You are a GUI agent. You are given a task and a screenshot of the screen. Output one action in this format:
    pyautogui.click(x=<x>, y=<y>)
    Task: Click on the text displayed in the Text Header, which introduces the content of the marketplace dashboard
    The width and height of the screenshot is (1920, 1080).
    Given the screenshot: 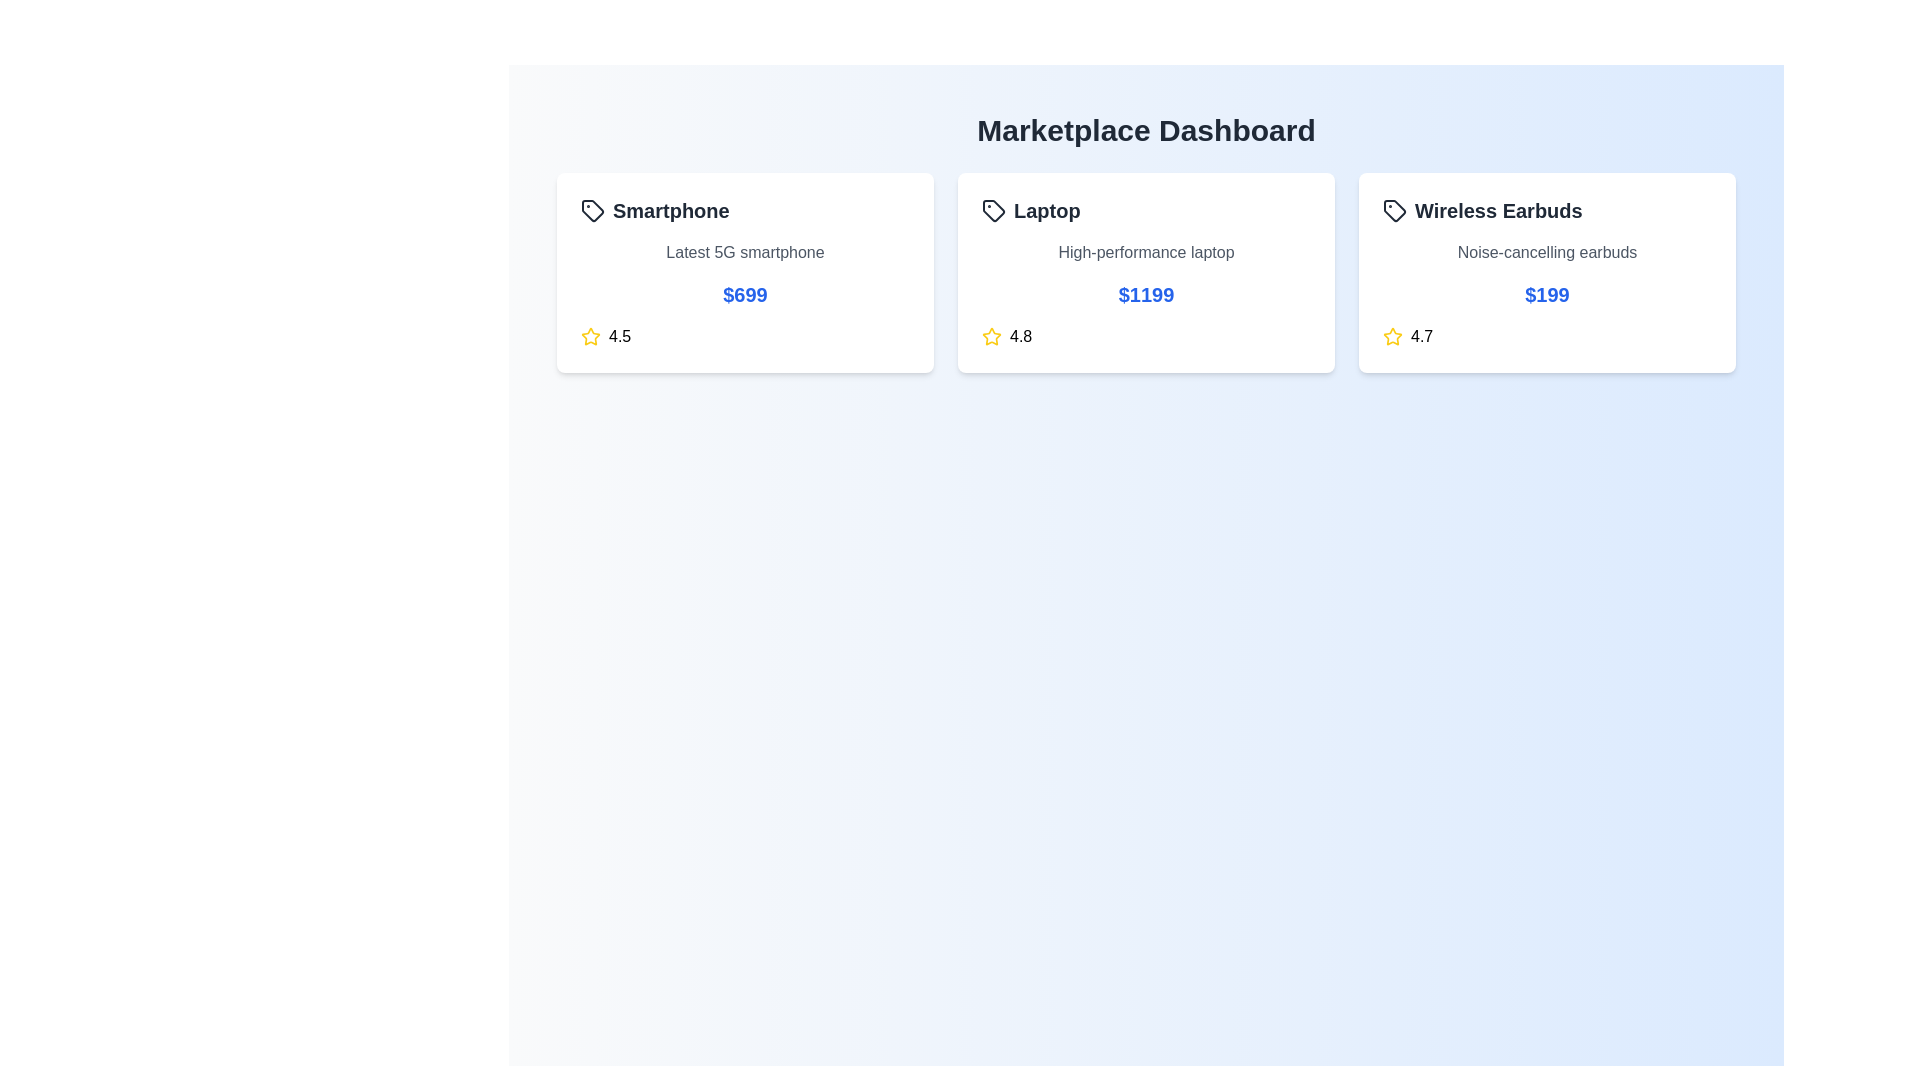 What is the action you would take?
    pyautogui.click(x=1146, y=131)
    